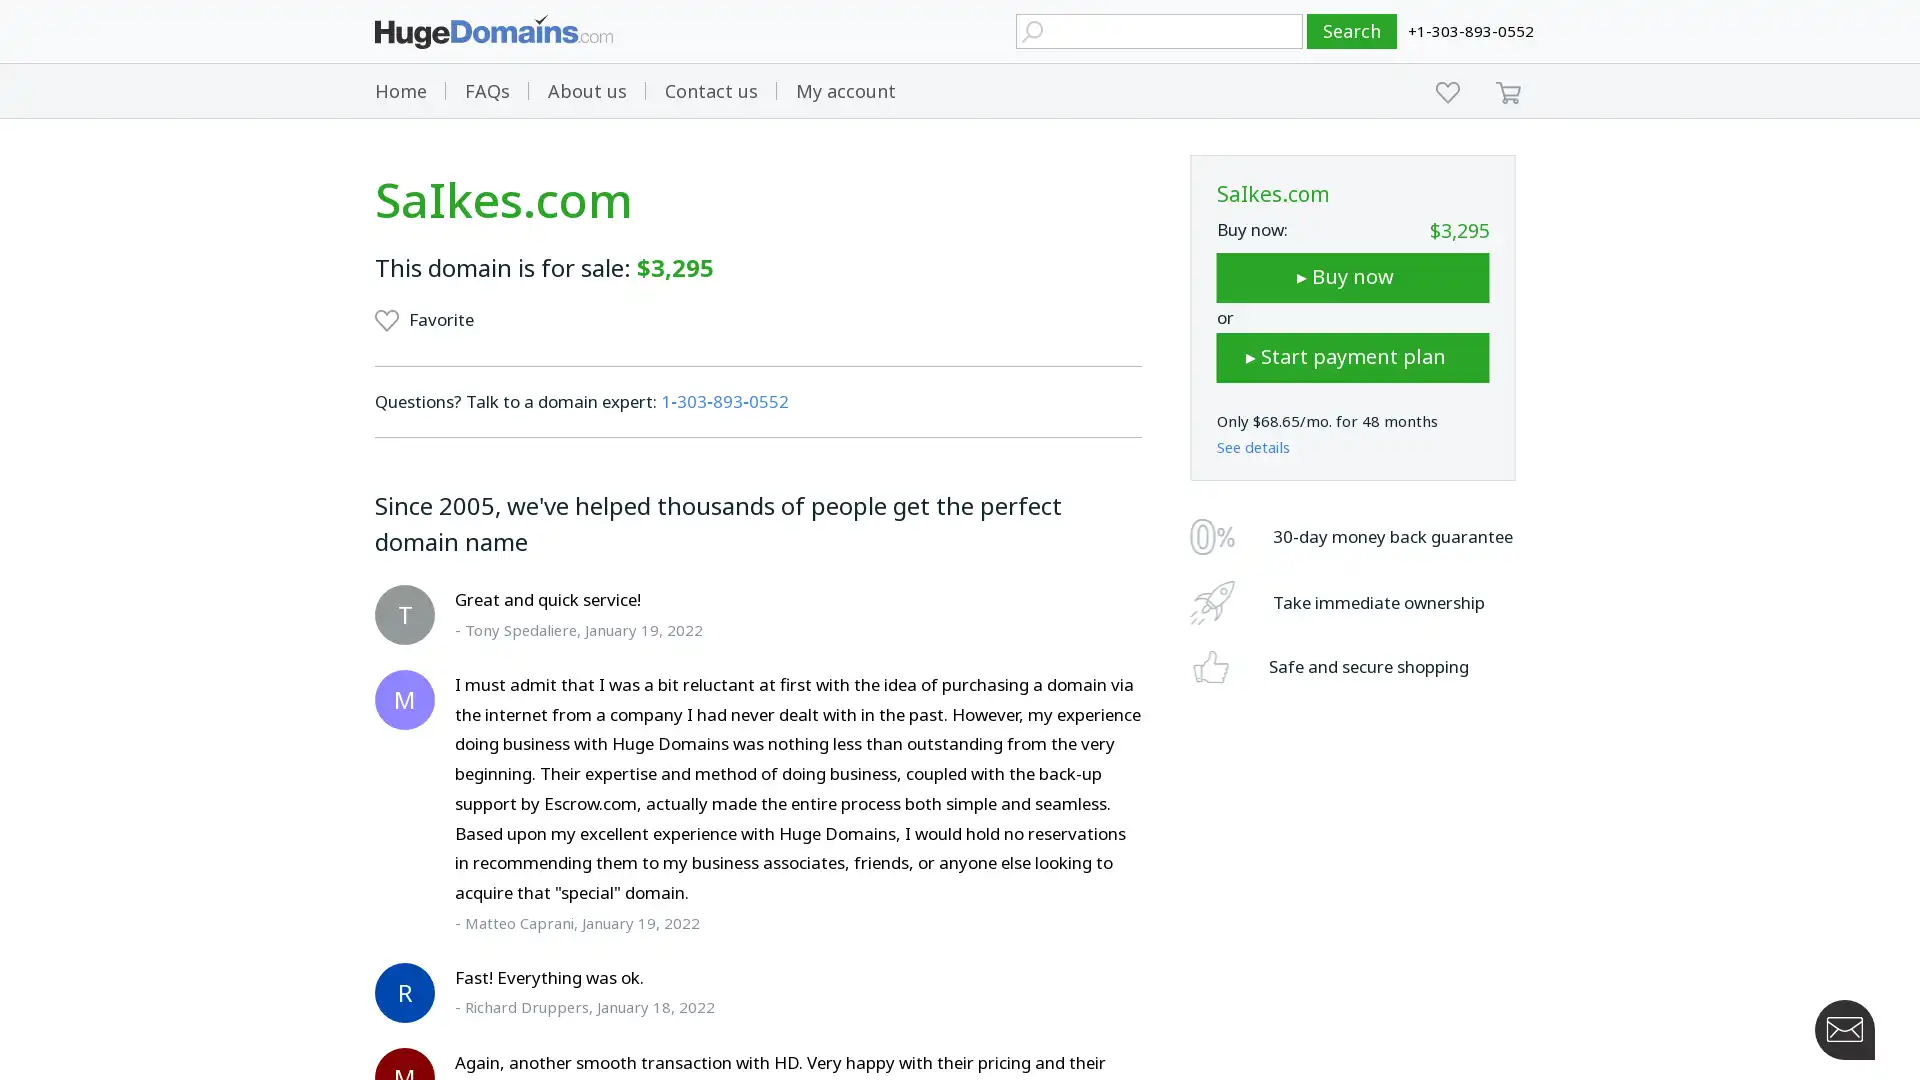 This screenshot has width=1920, height=1080. I want to click on Search, so click(1352, 31).